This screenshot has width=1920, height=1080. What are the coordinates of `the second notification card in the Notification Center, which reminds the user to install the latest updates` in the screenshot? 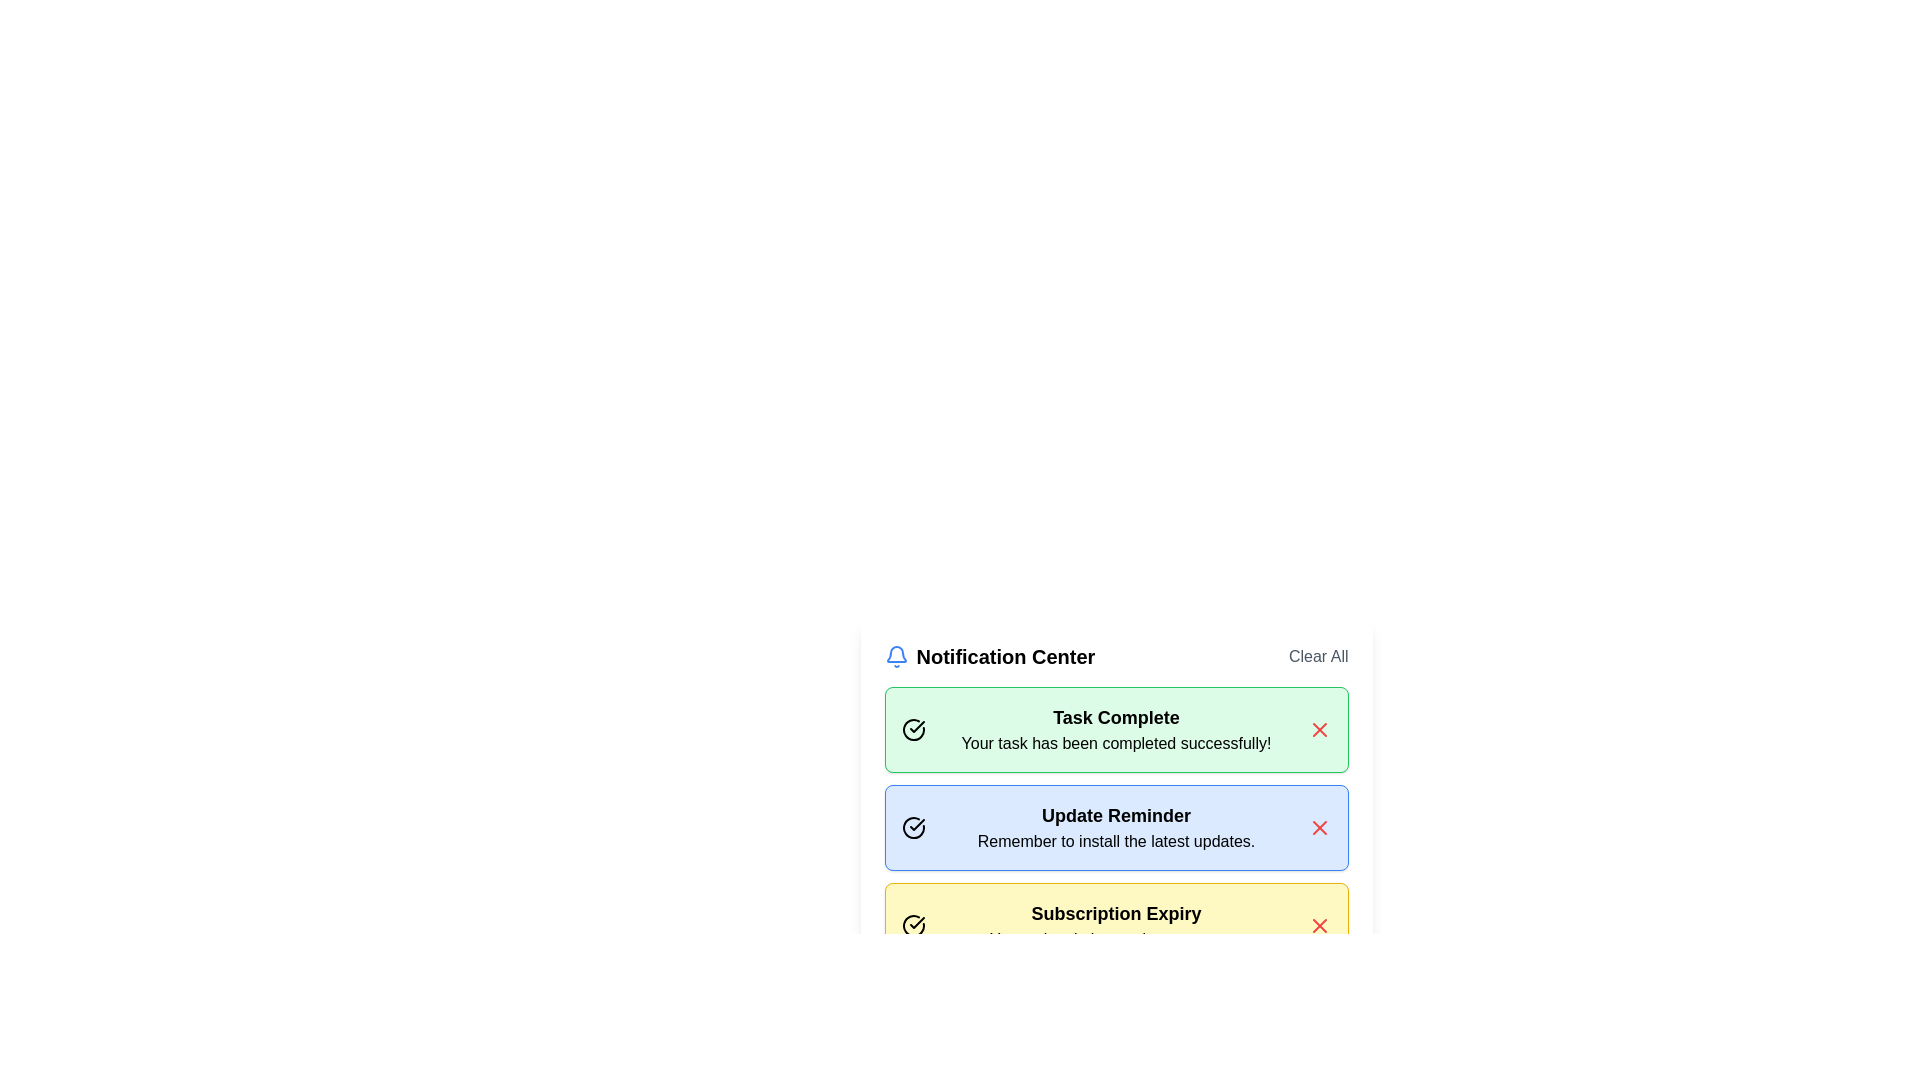 It's located at (1115, 828).